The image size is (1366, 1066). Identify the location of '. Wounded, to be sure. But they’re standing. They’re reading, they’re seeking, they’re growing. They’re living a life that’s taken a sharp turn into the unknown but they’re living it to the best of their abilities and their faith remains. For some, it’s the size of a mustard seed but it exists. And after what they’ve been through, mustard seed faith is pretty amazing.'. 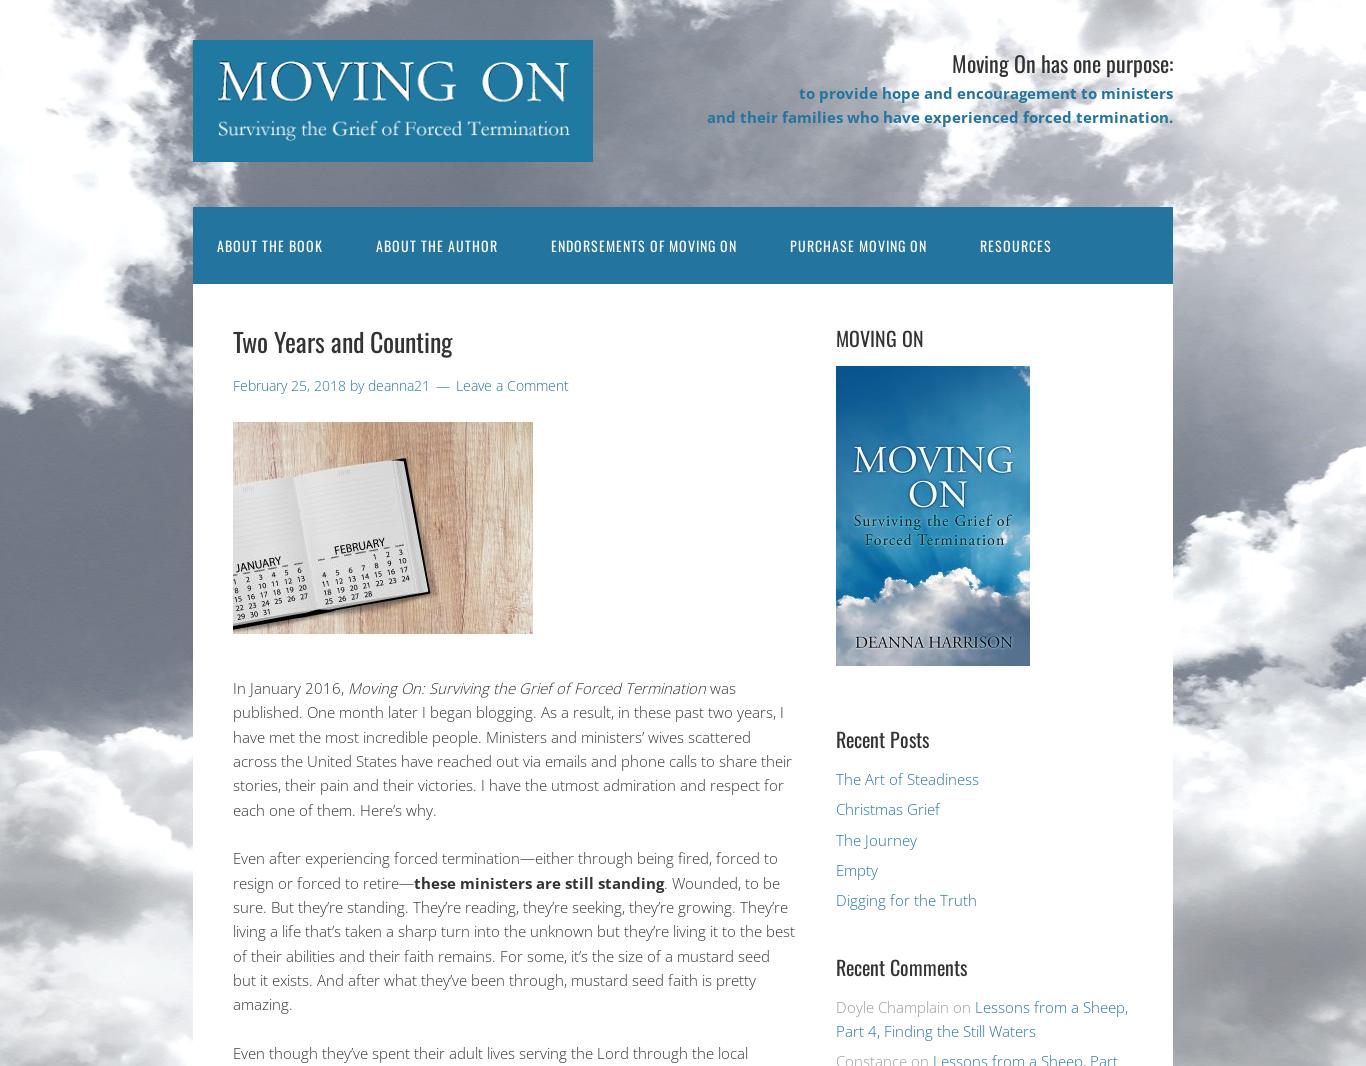
(233, 942).